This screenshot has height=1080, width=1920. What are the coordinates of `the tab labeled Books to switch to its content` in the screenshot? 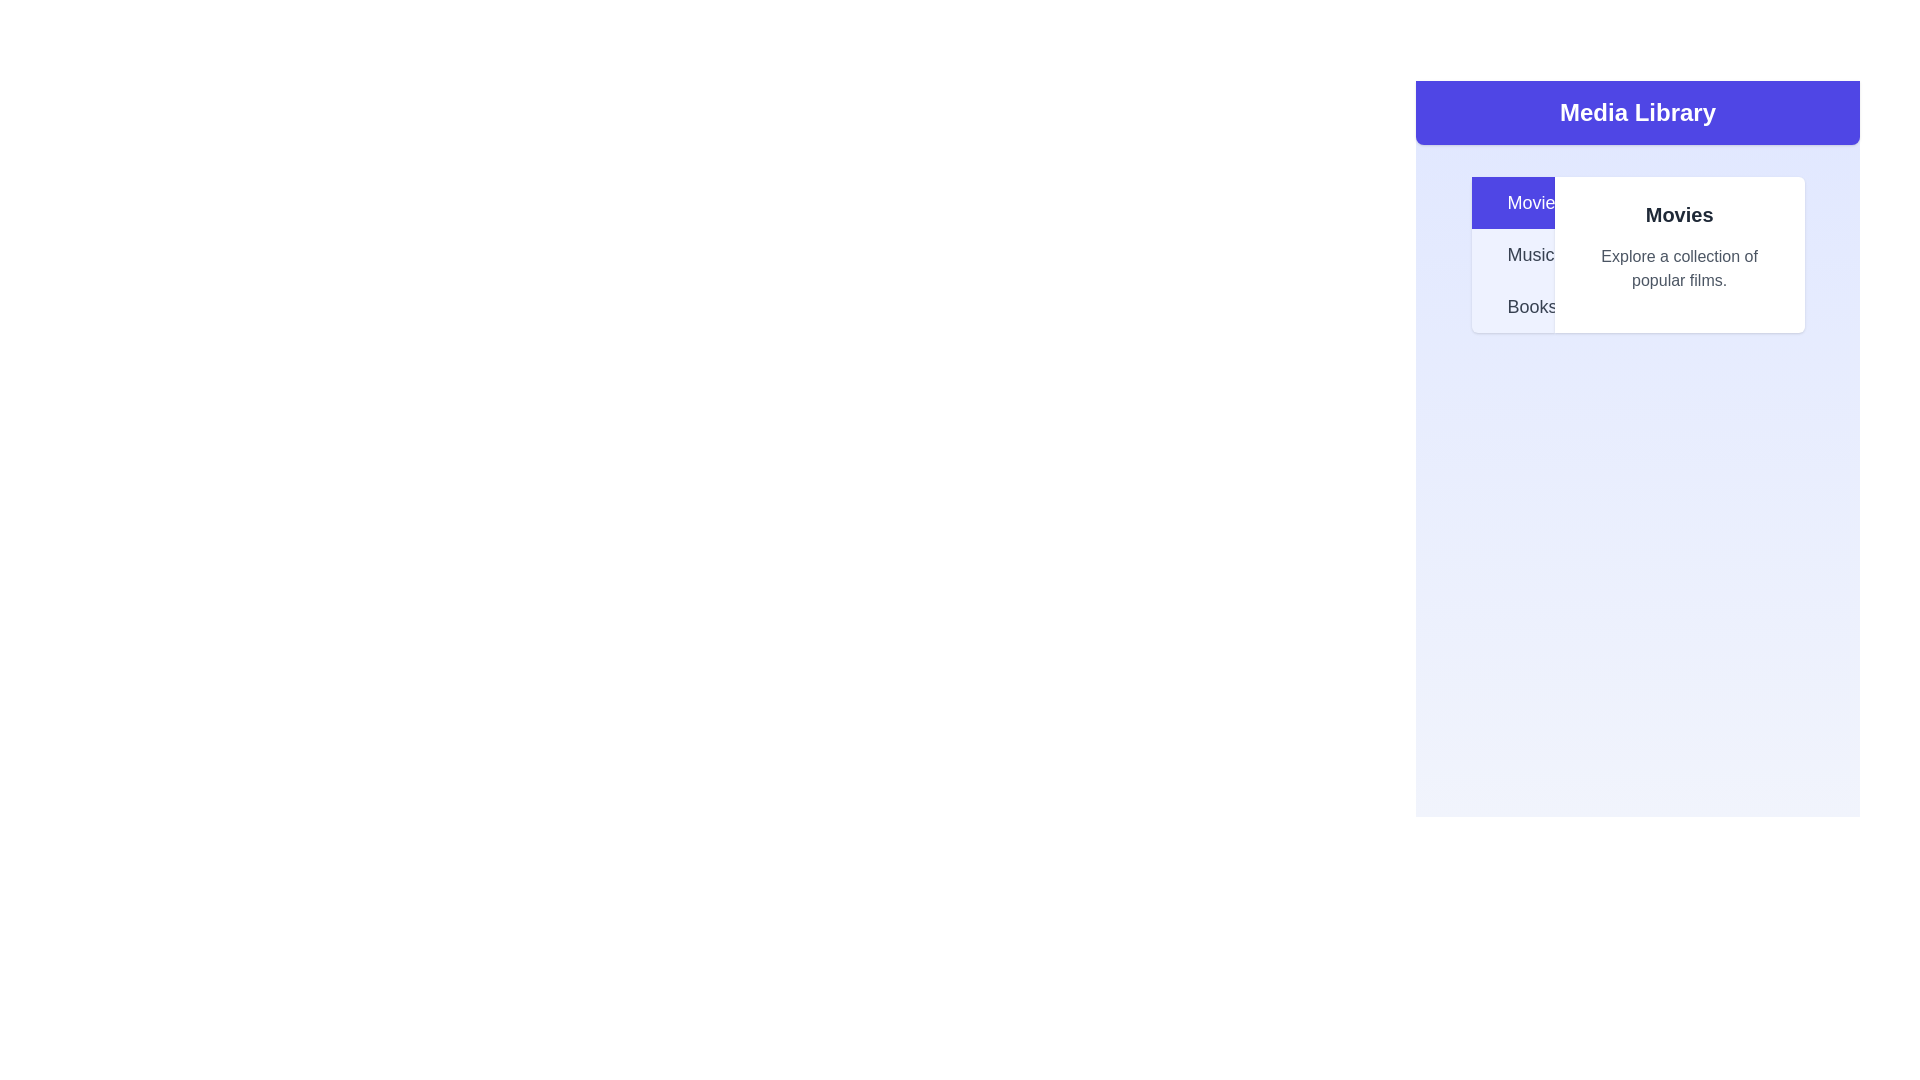 It's located at (1512, 307).